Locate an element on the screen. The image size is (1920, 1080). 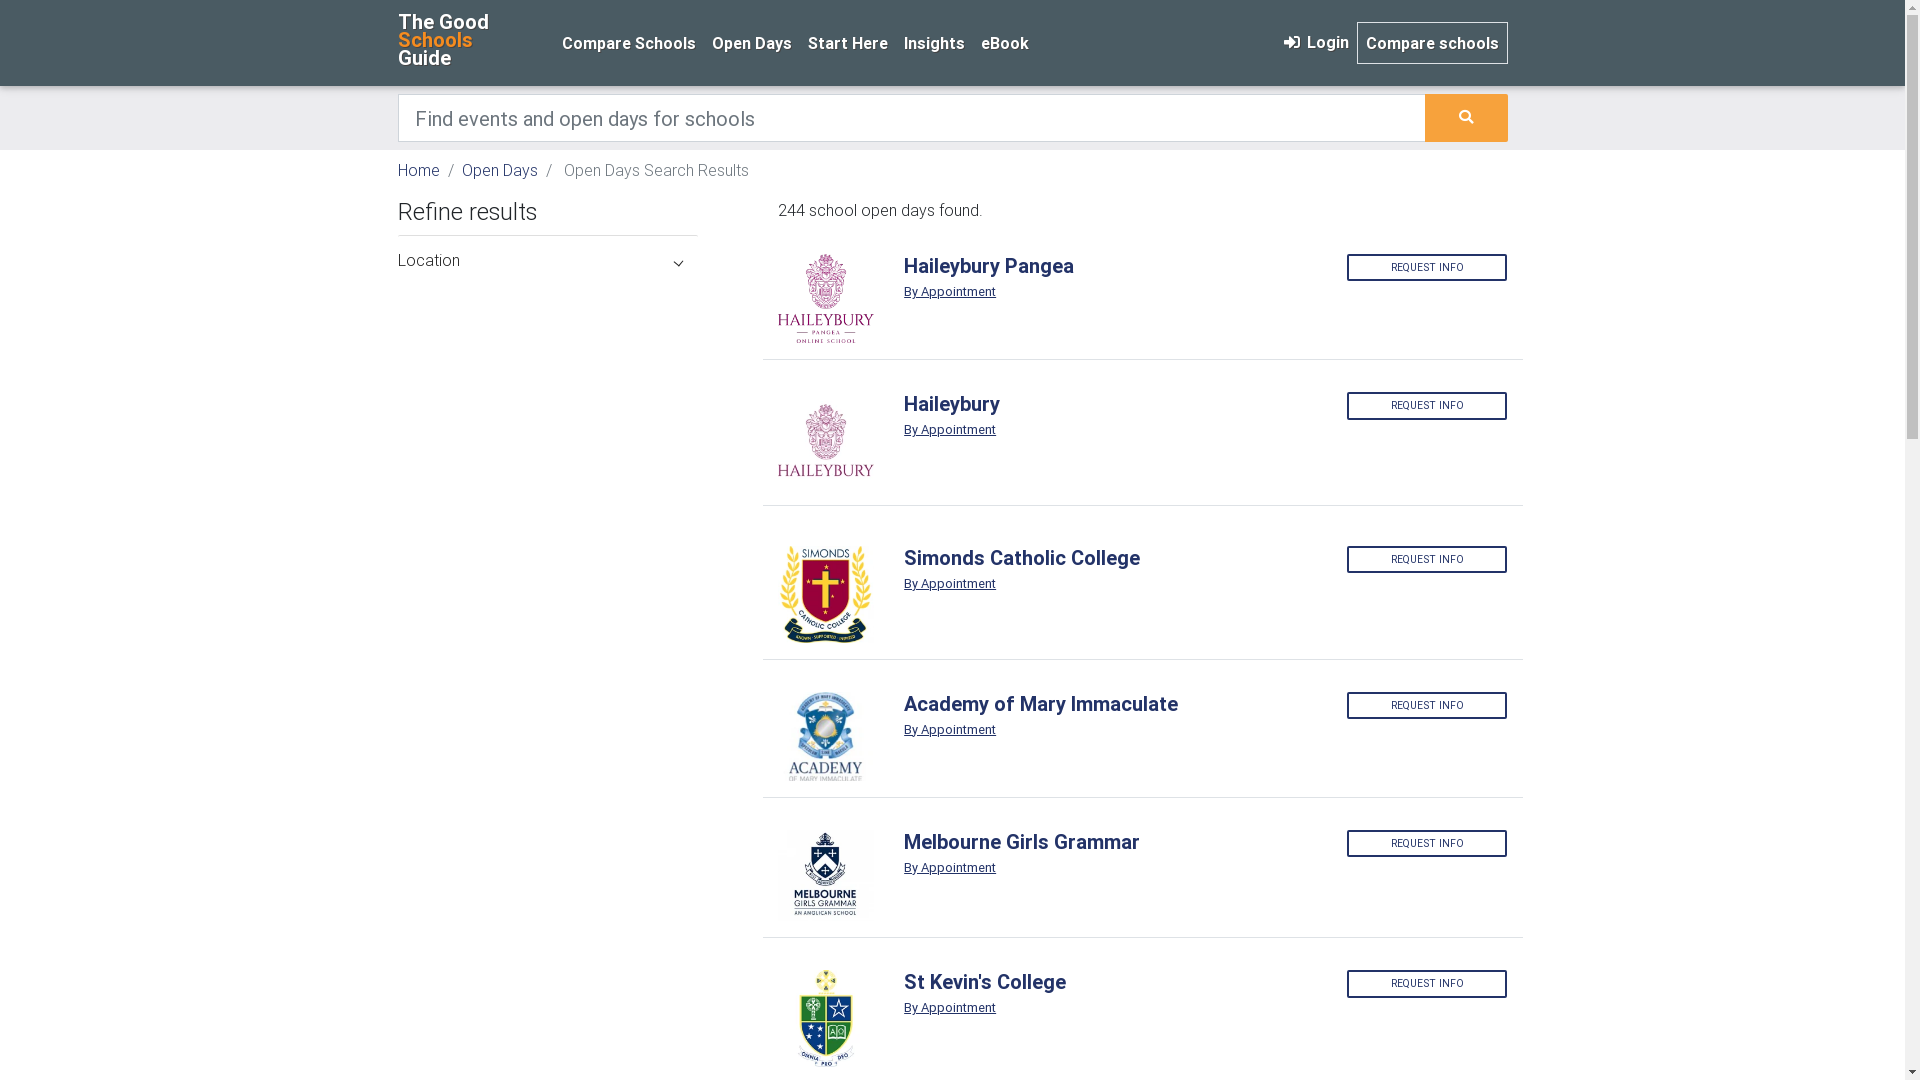
'Compare schools' is located at coordinates (1430, 42).